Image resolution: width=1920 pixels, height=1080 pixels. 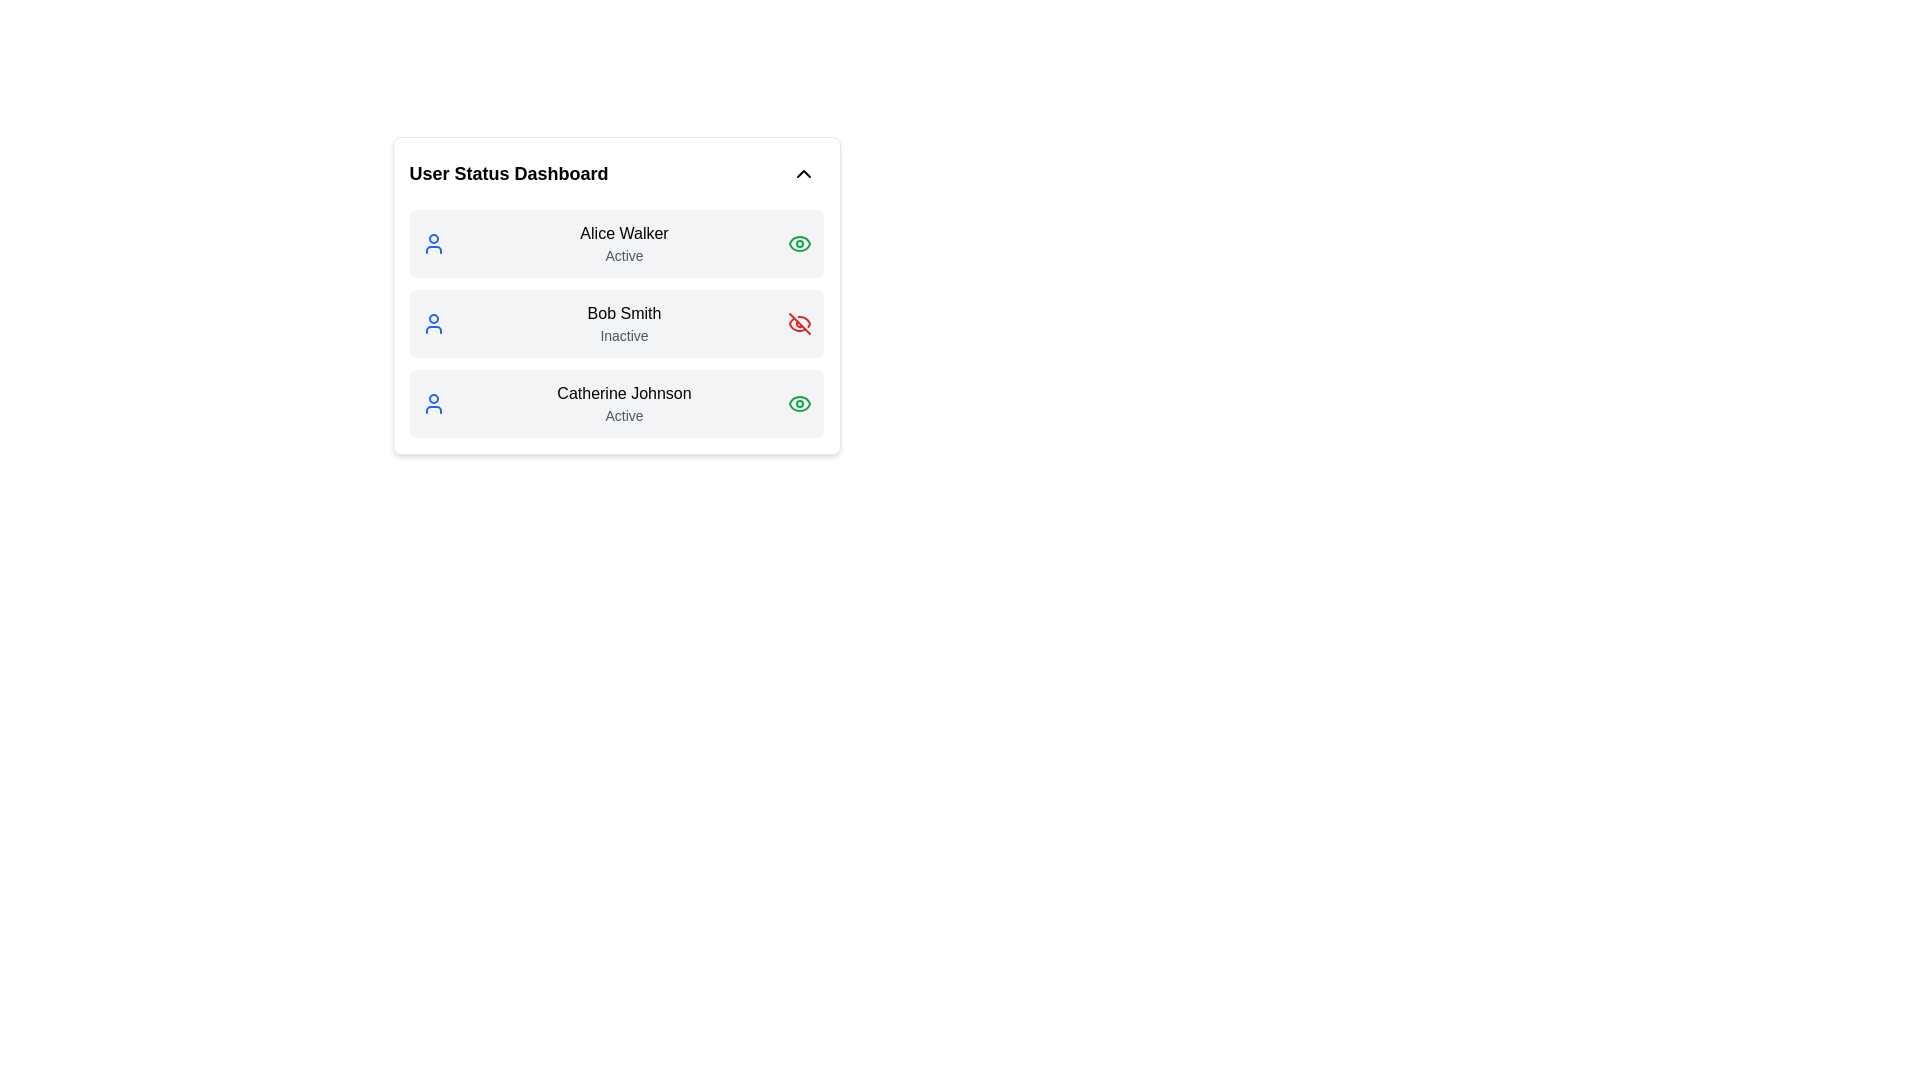 What do you see at coordinates (798, 404) in the screenshot?
I see `the green eye icon located to the right of the user profile displaying 'Catherine Johnson' and her status 'Active' for further actions` at bounding box center [798, 404].